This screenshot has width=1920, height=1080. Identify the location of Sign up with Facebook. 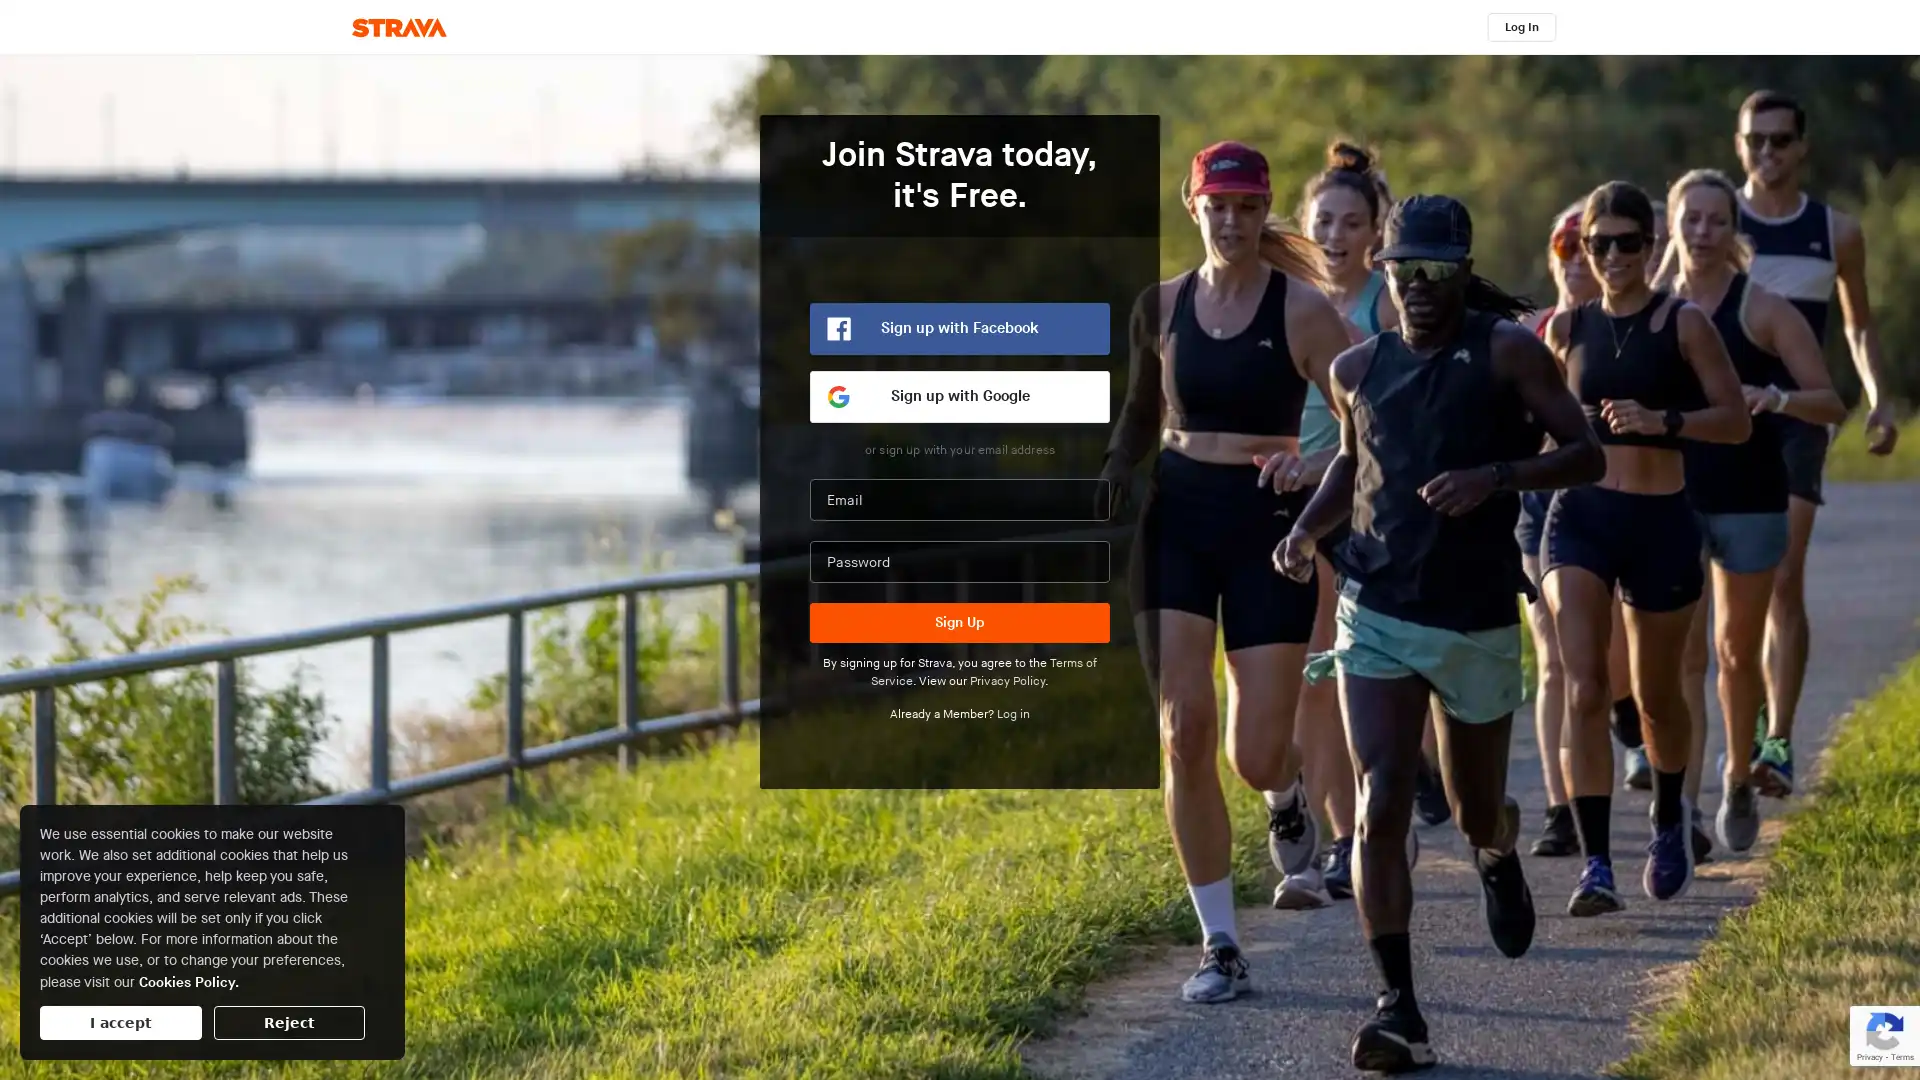
(960, 327).